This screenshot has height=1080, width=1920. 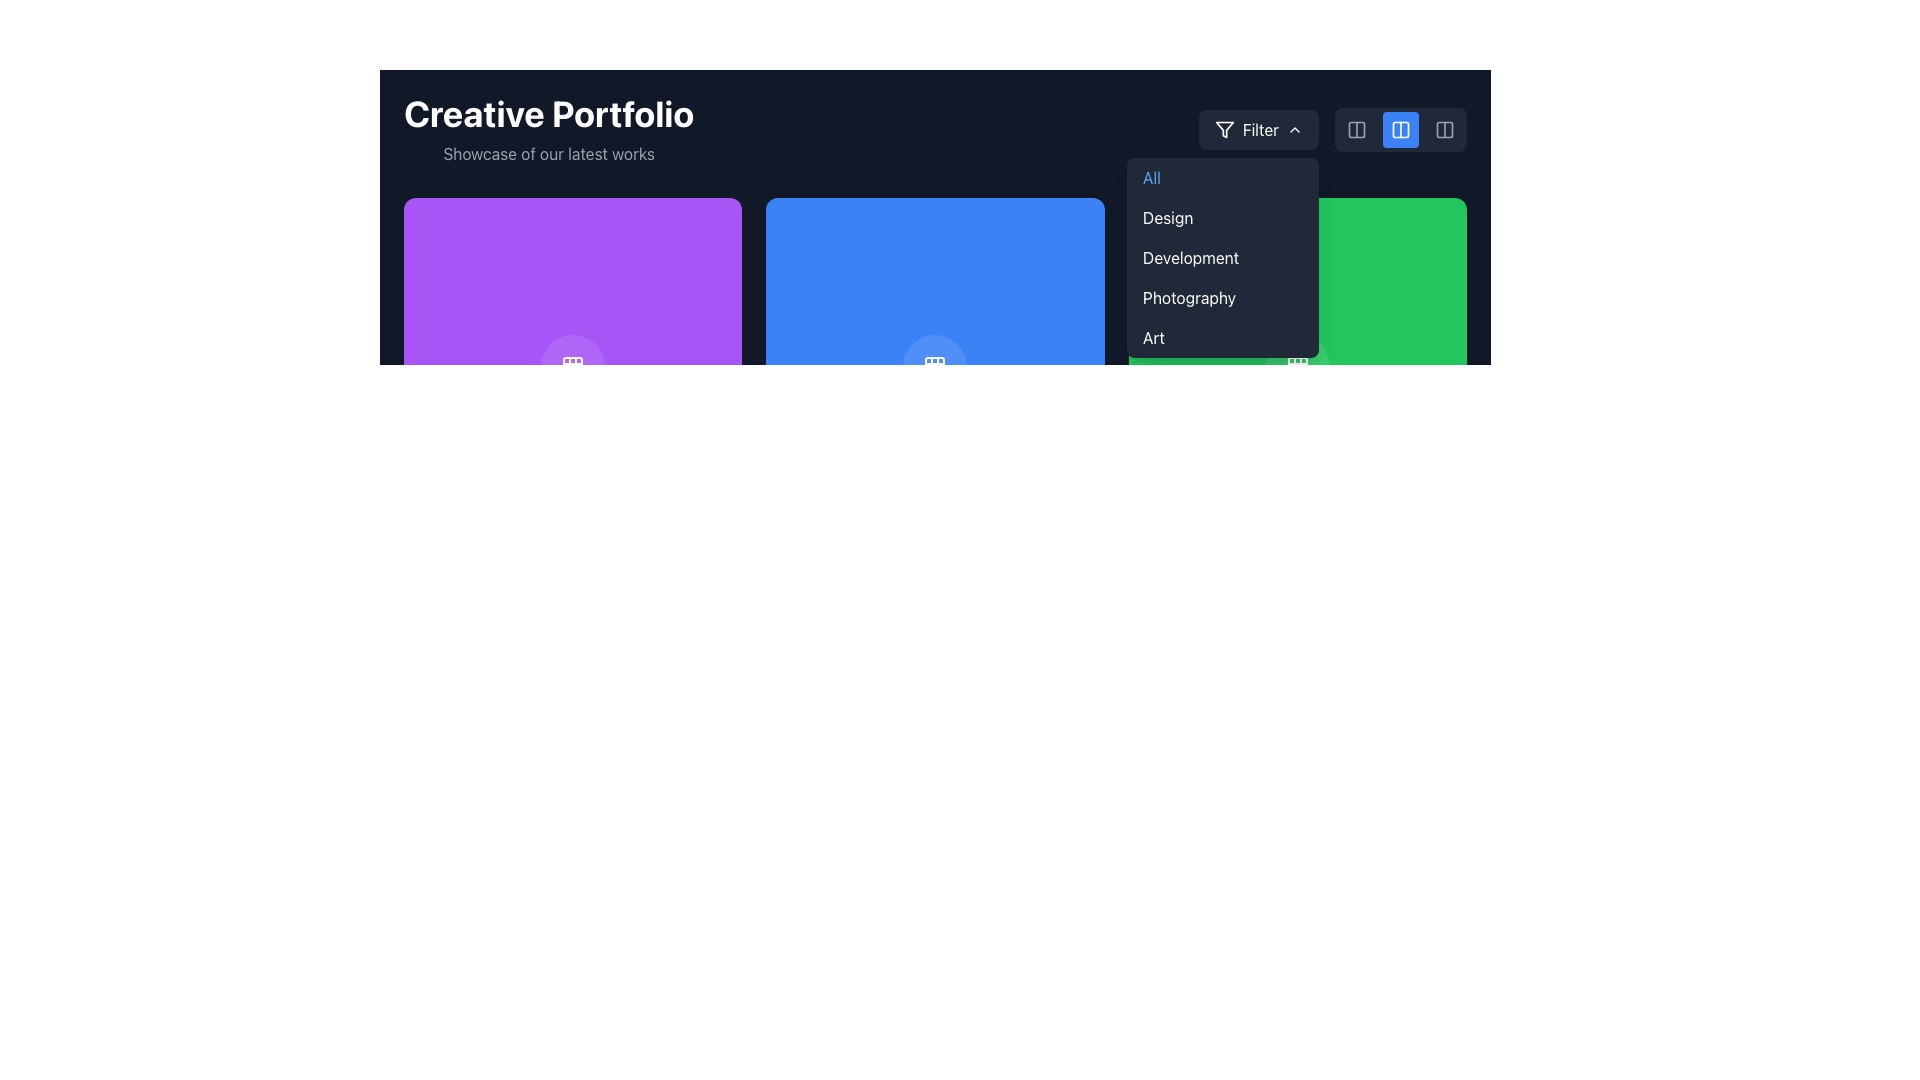 I want to click on the 'Filter' text label within the button, so click(x=1259, y=130).